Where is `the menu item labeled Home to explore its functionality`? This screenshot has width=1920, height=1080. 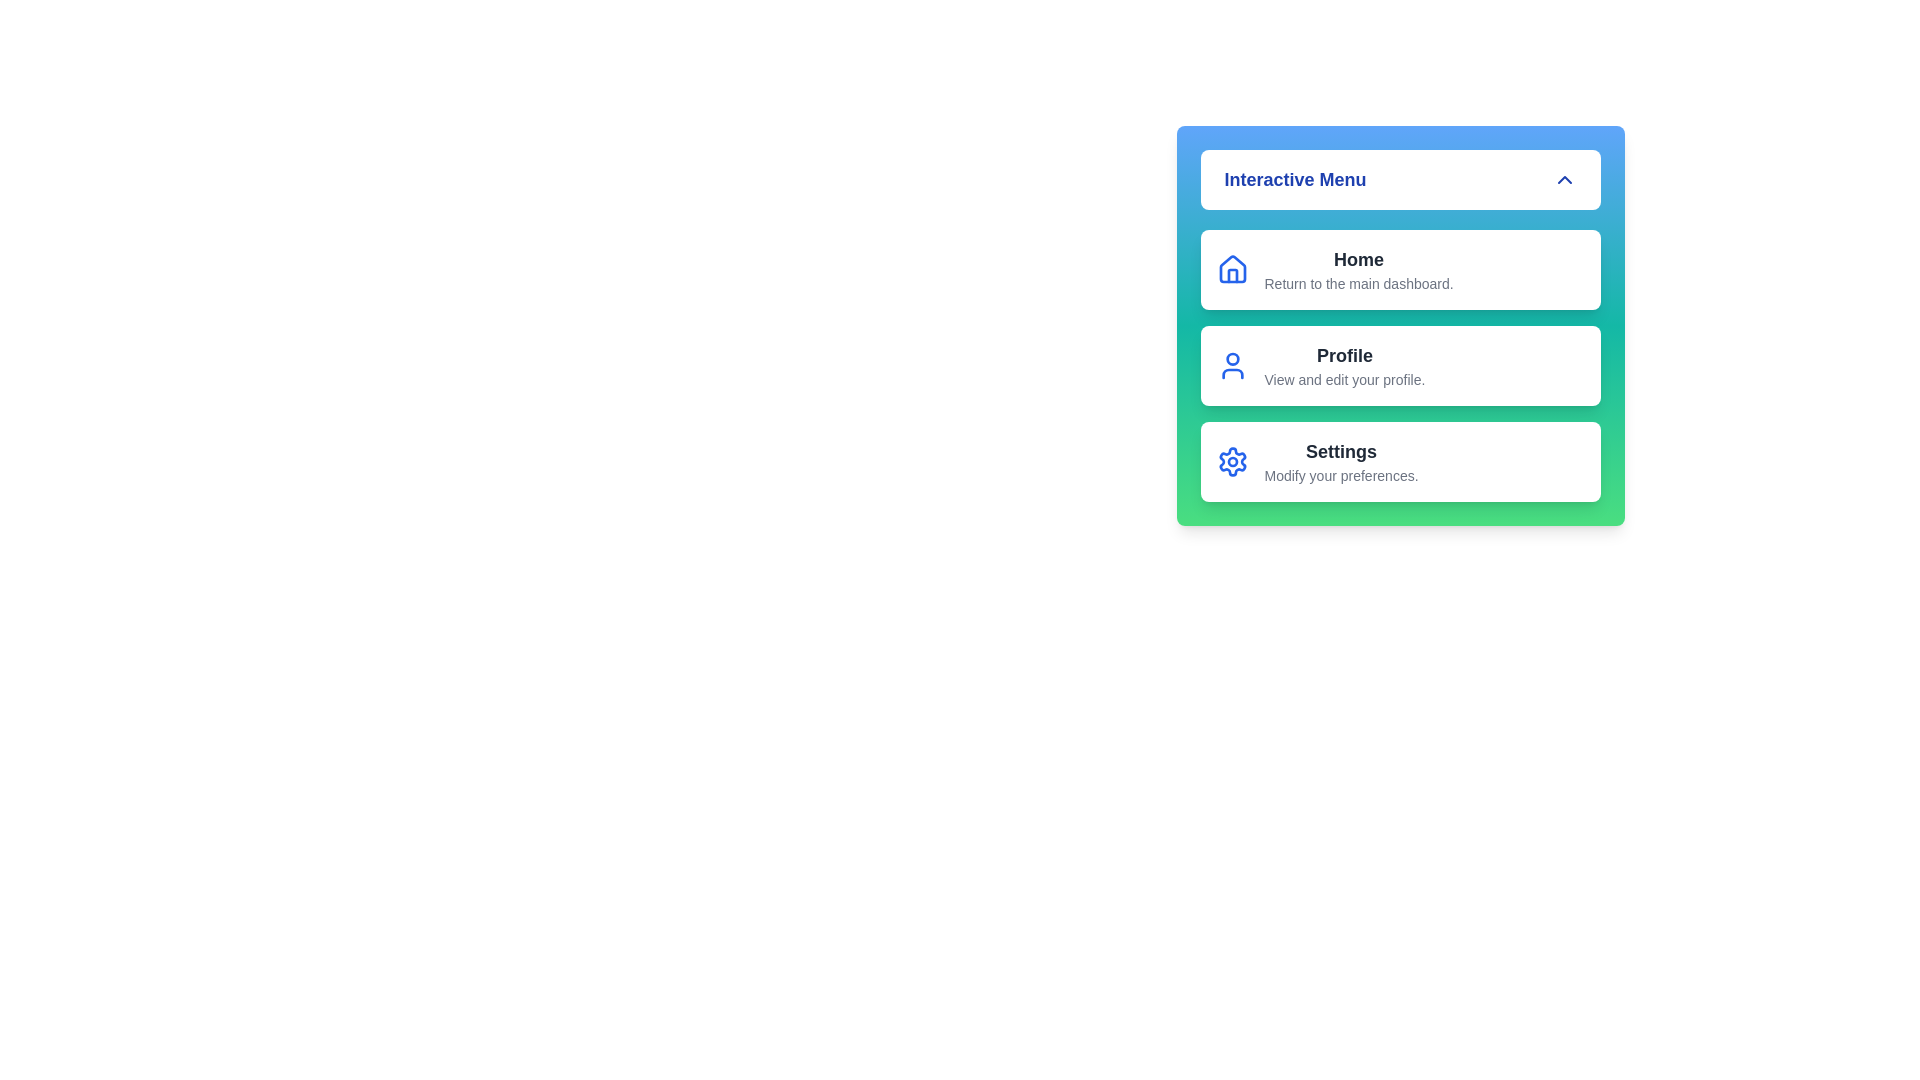 the menu item labeled Home to explore its functionality is located at coordinates (1399, 270).